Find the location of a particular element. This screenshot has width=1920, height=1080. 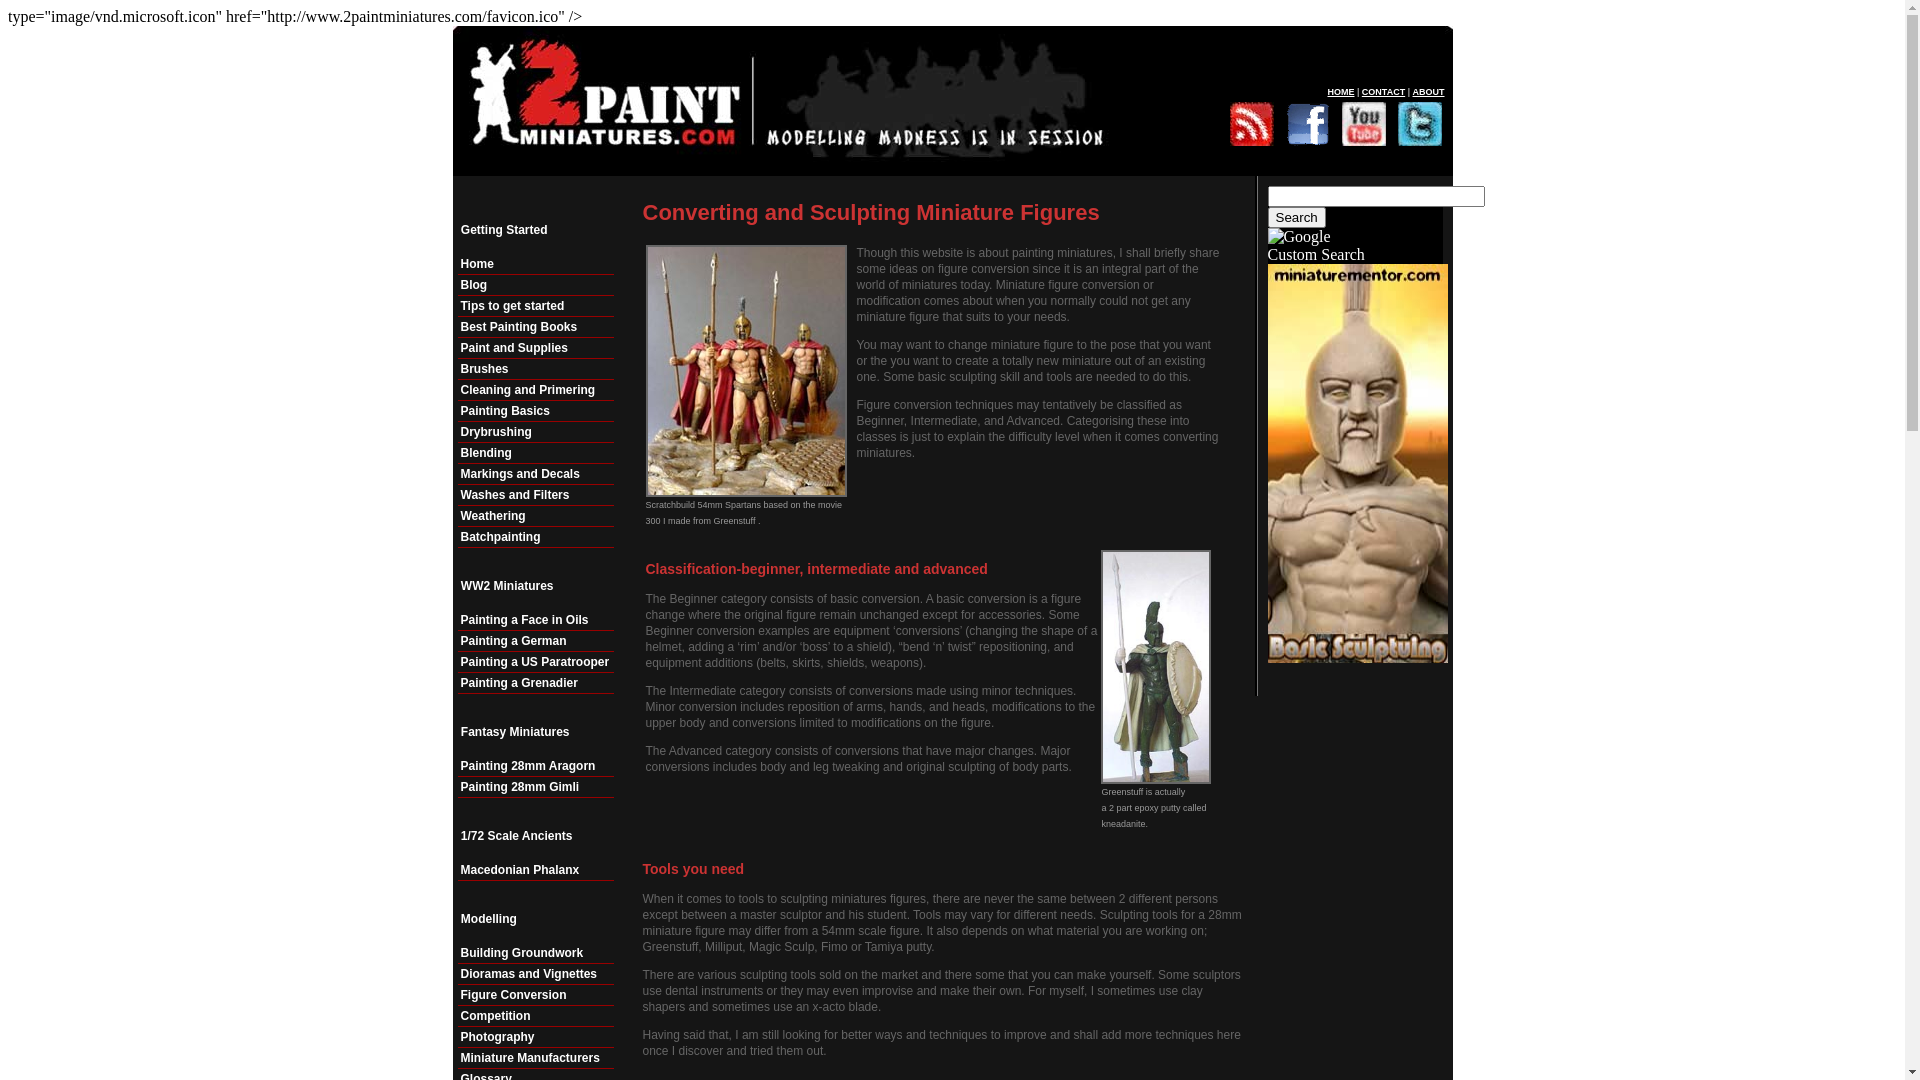

'Cleaning and Primering' is located at coordinates (536, 390).